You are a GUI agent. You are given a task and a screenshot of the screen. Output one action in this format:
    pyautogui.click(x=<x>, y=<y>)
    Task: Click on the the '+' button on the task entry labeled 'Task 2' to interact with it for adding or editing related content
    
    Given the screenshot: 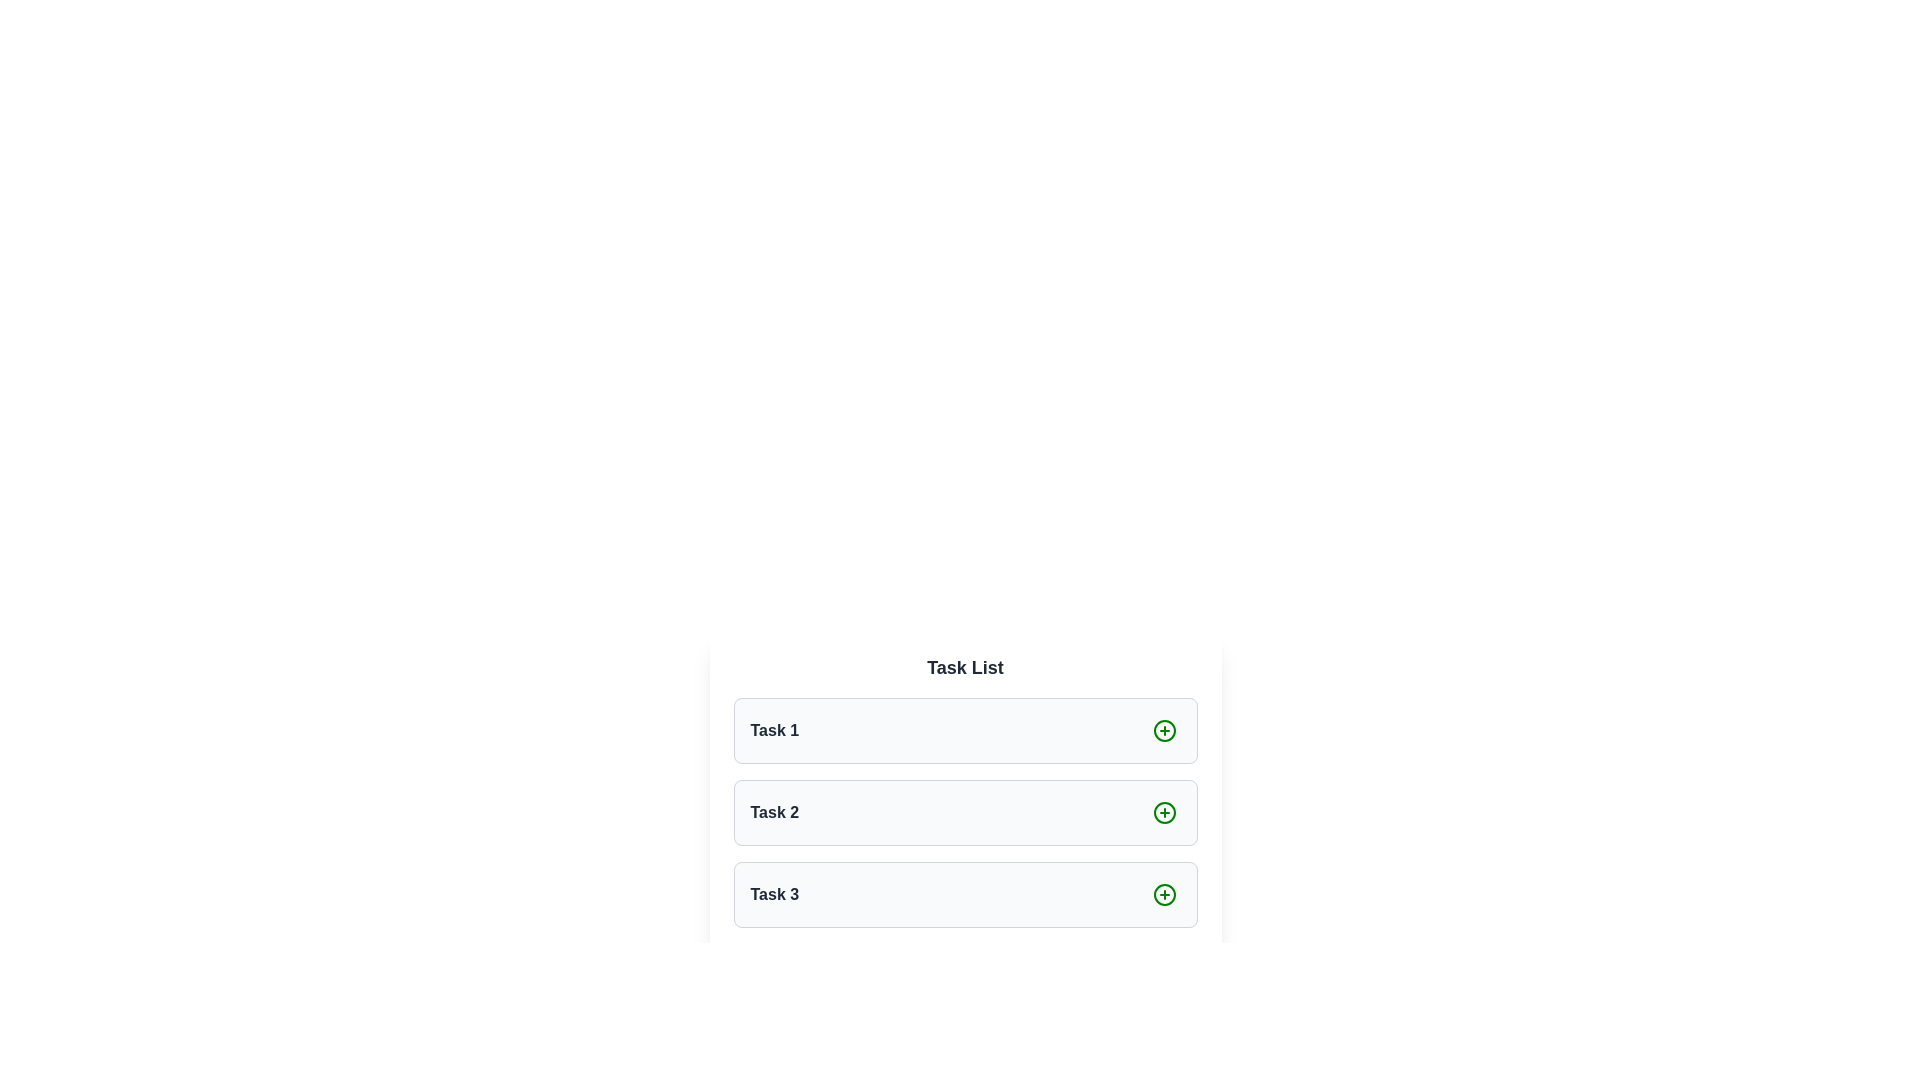 What is the action you would take?
    pyautogui.click(x=965, y=813)
    